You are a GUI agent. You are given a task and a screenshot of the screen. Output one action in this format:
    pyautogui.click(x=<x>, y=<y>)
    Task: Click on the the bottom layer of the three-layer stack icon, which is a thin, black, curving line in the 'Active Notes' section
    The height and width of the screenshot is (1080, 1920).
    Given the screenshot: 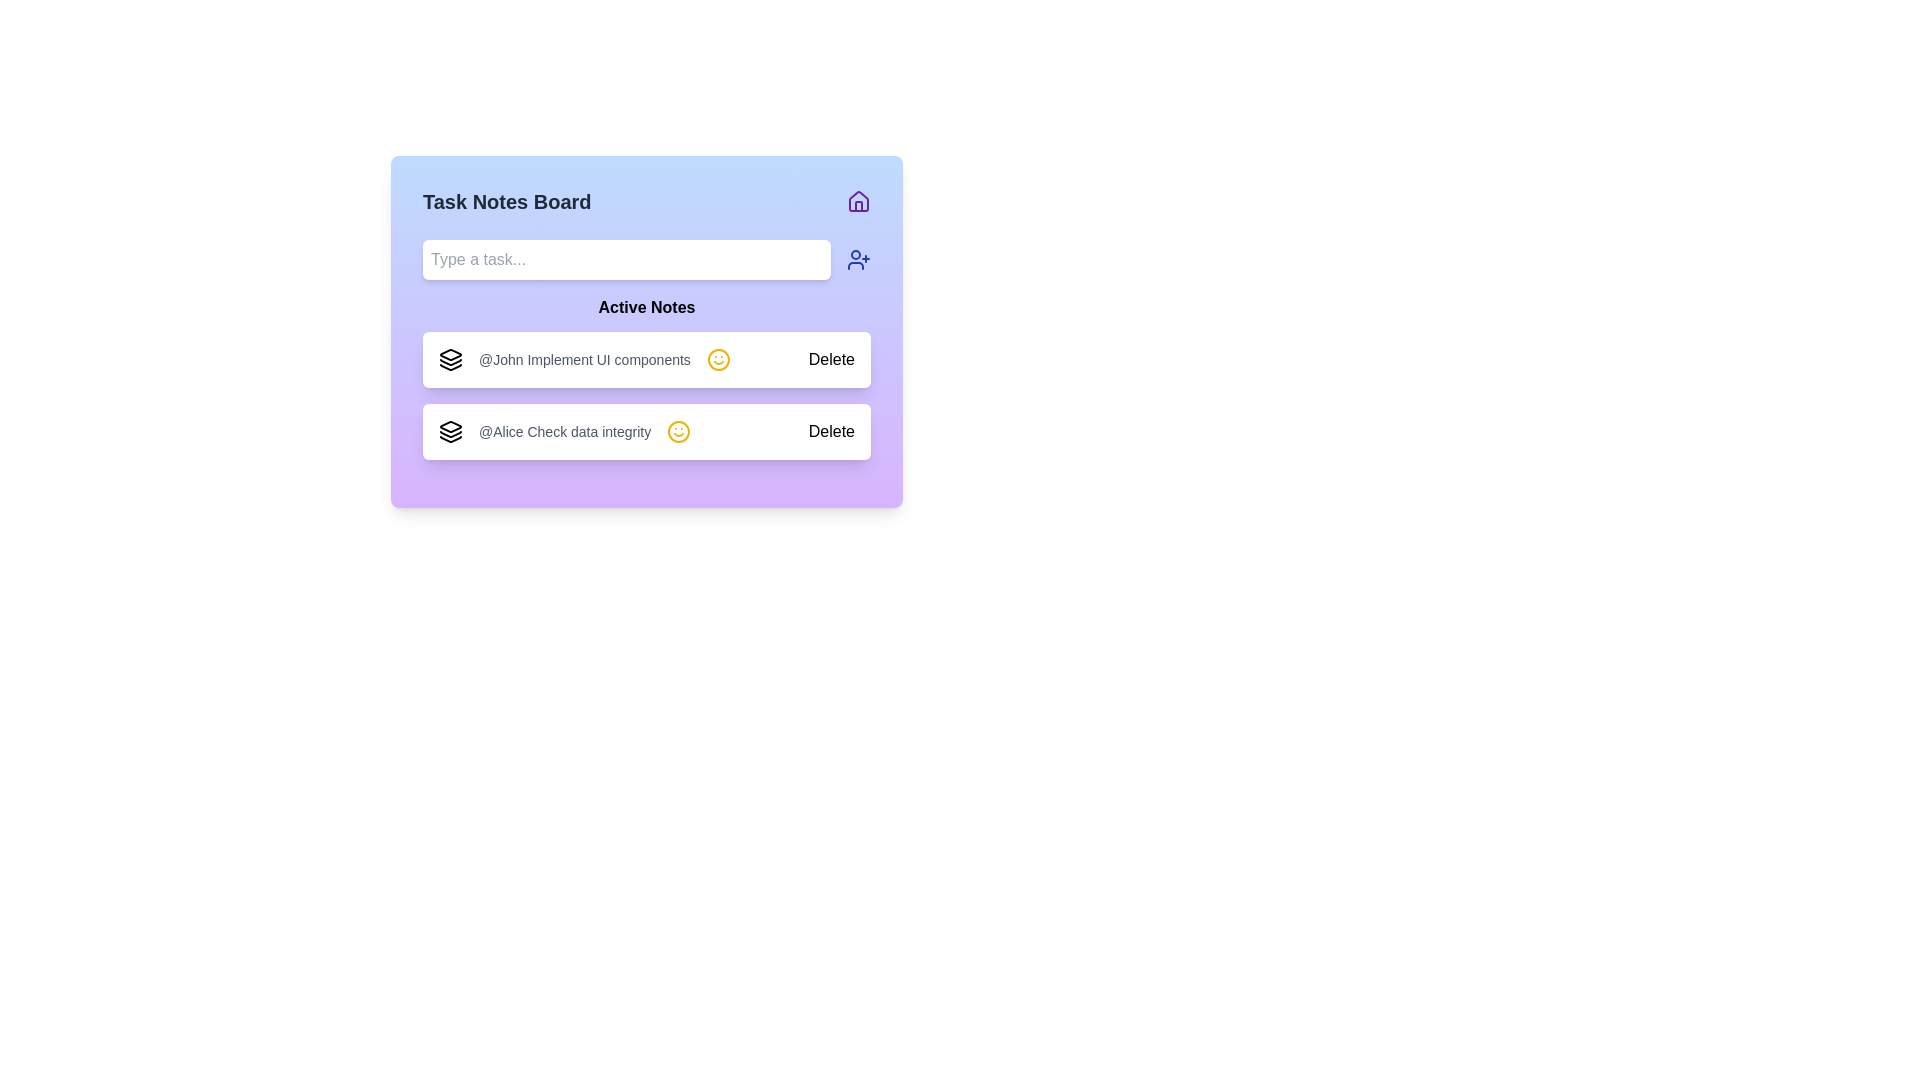 What is the action you would take?
    pyautogui.click(x=450, y=438)
    